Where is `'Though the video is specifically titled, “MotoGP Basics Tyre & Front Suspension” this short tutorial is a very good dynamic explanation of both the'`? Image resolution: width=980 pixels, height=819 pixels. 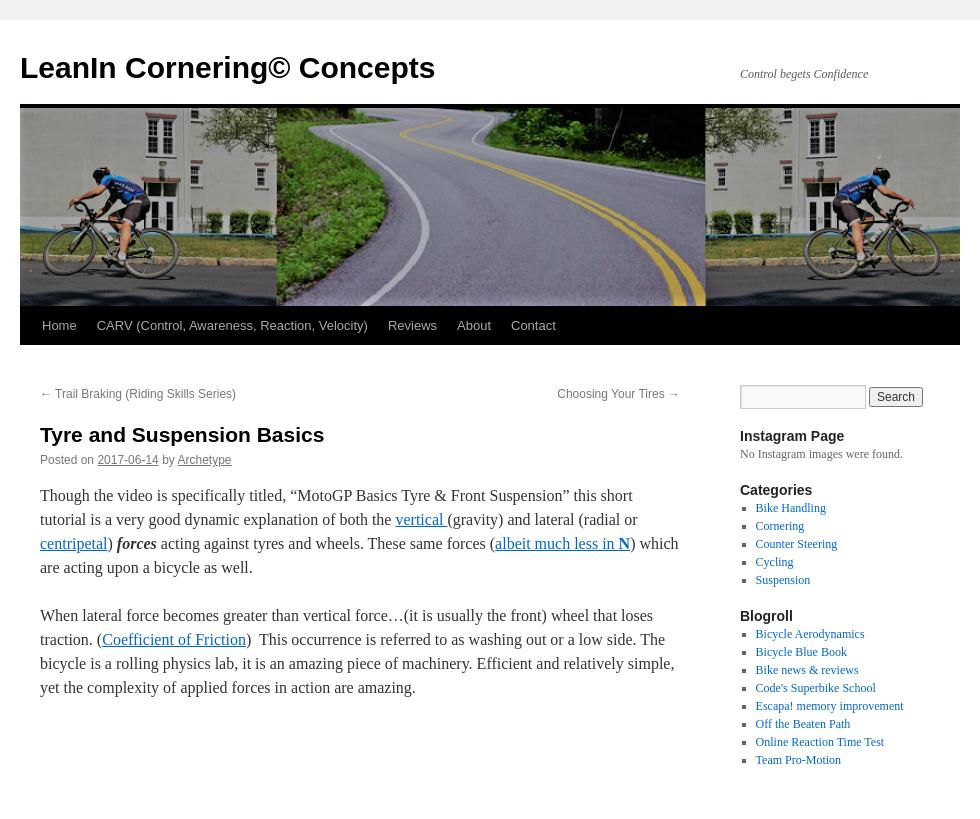
'Though the video is specifically titled, “MotoGP Basics Tyre & Front Suspension” this short tutorial is a very good dynamic explanation of both the' is located at coordinates (336, 506).